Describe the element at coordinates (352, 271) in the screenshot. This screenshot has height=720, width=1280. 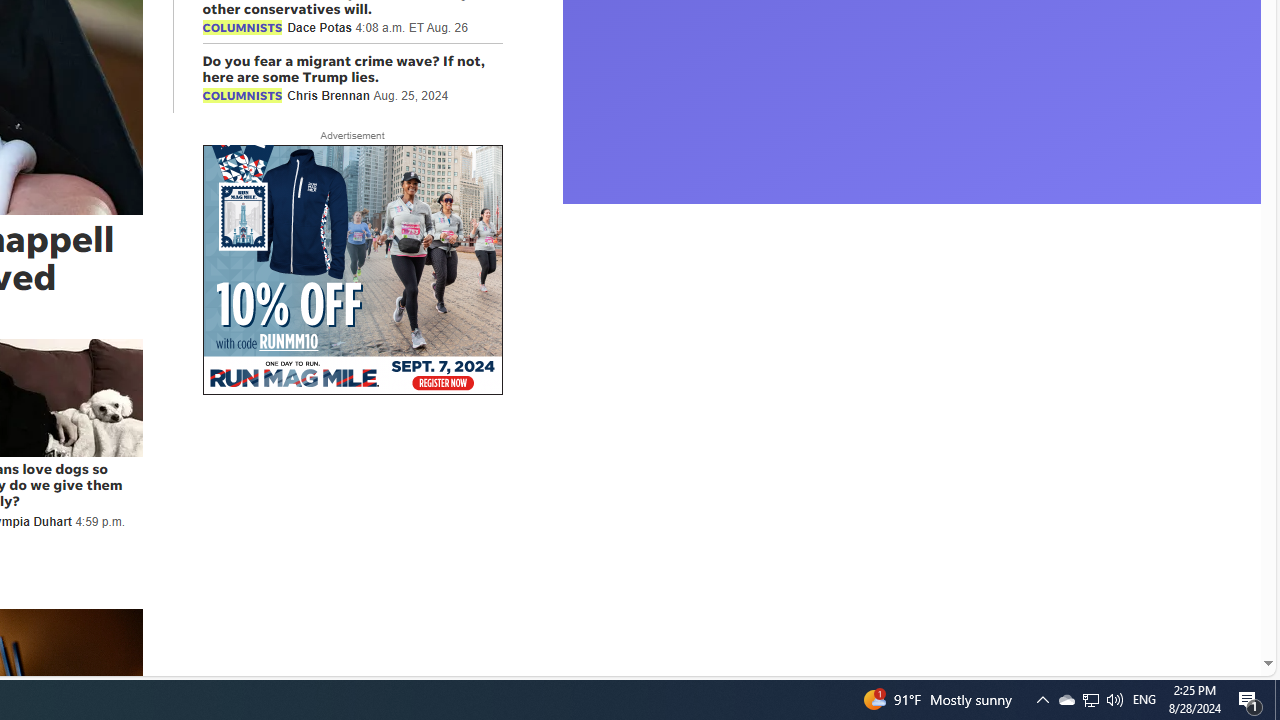
I see `'AutomationID: aw0'` at that location.